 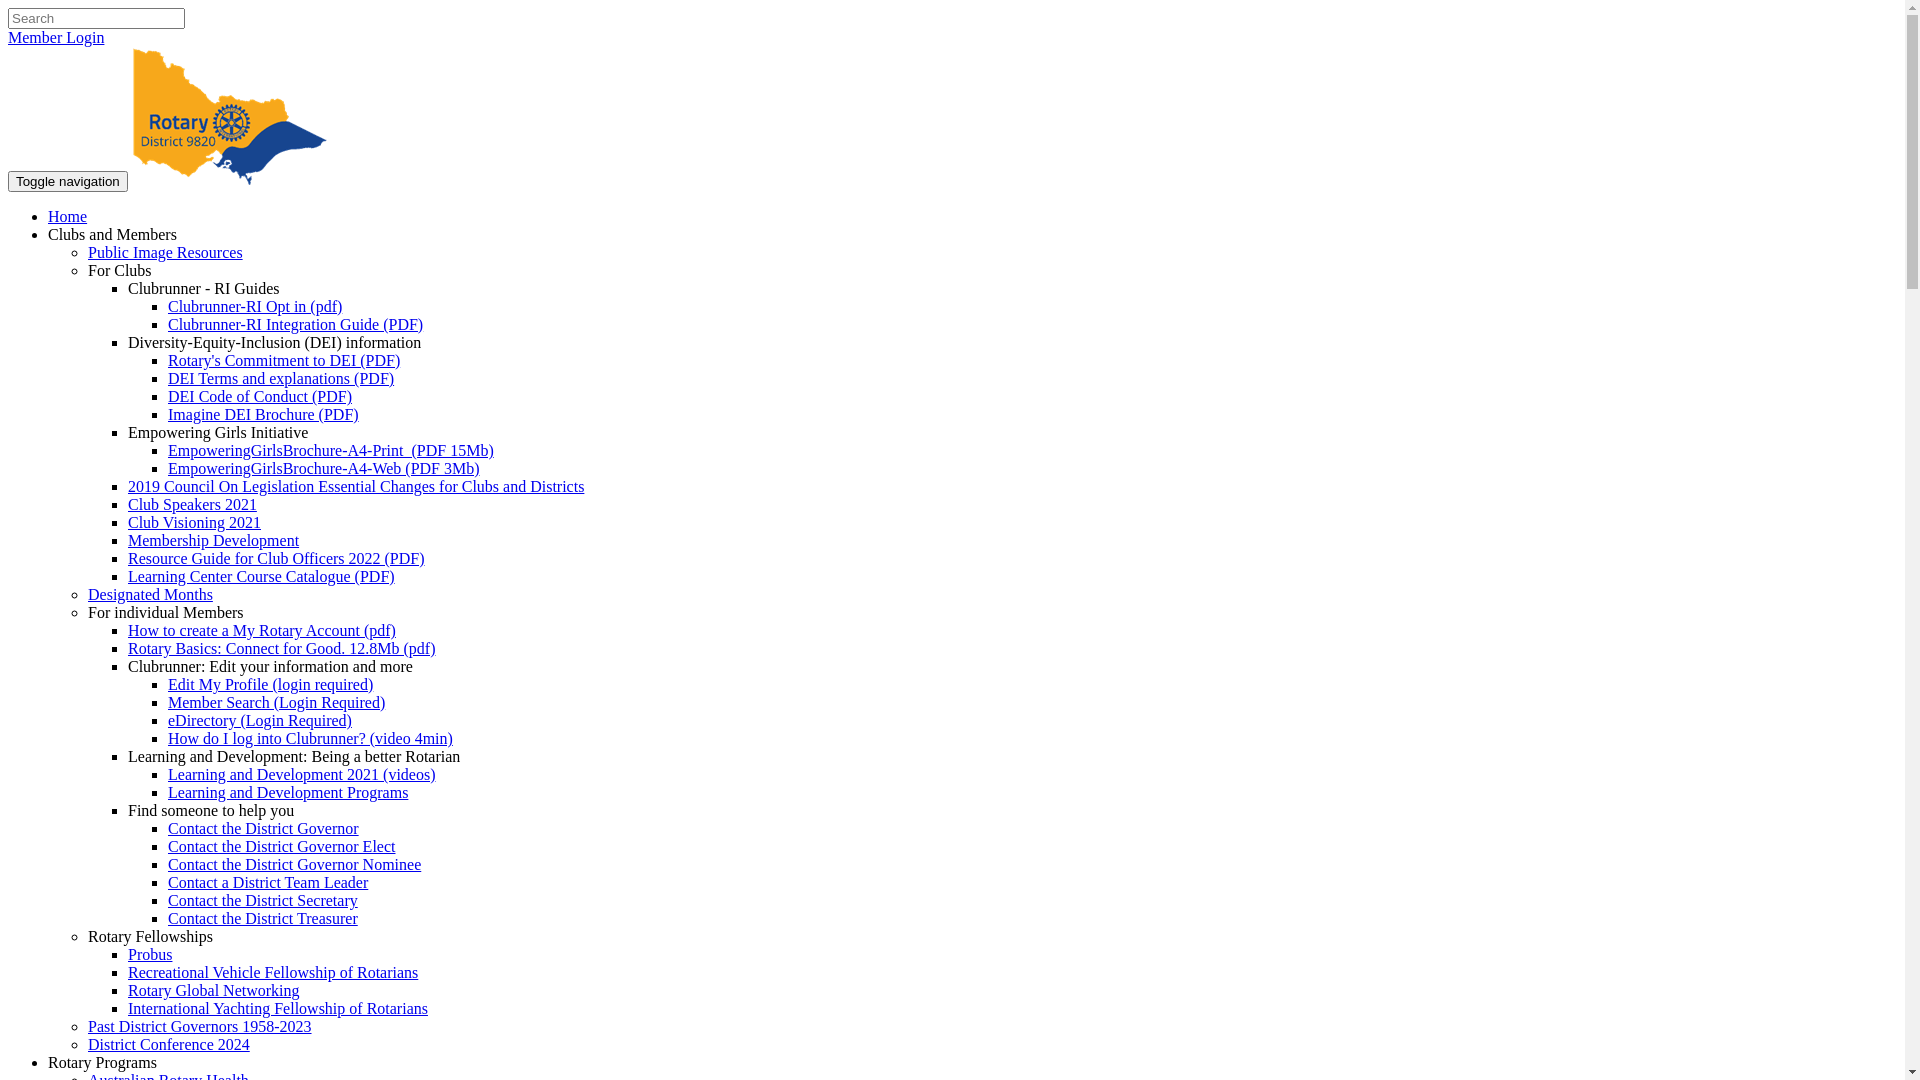 What do you see at coordinates (86, 936) in the screenshot?
I see `'Rotary Fellowships'` at bounding box center [86, 936].